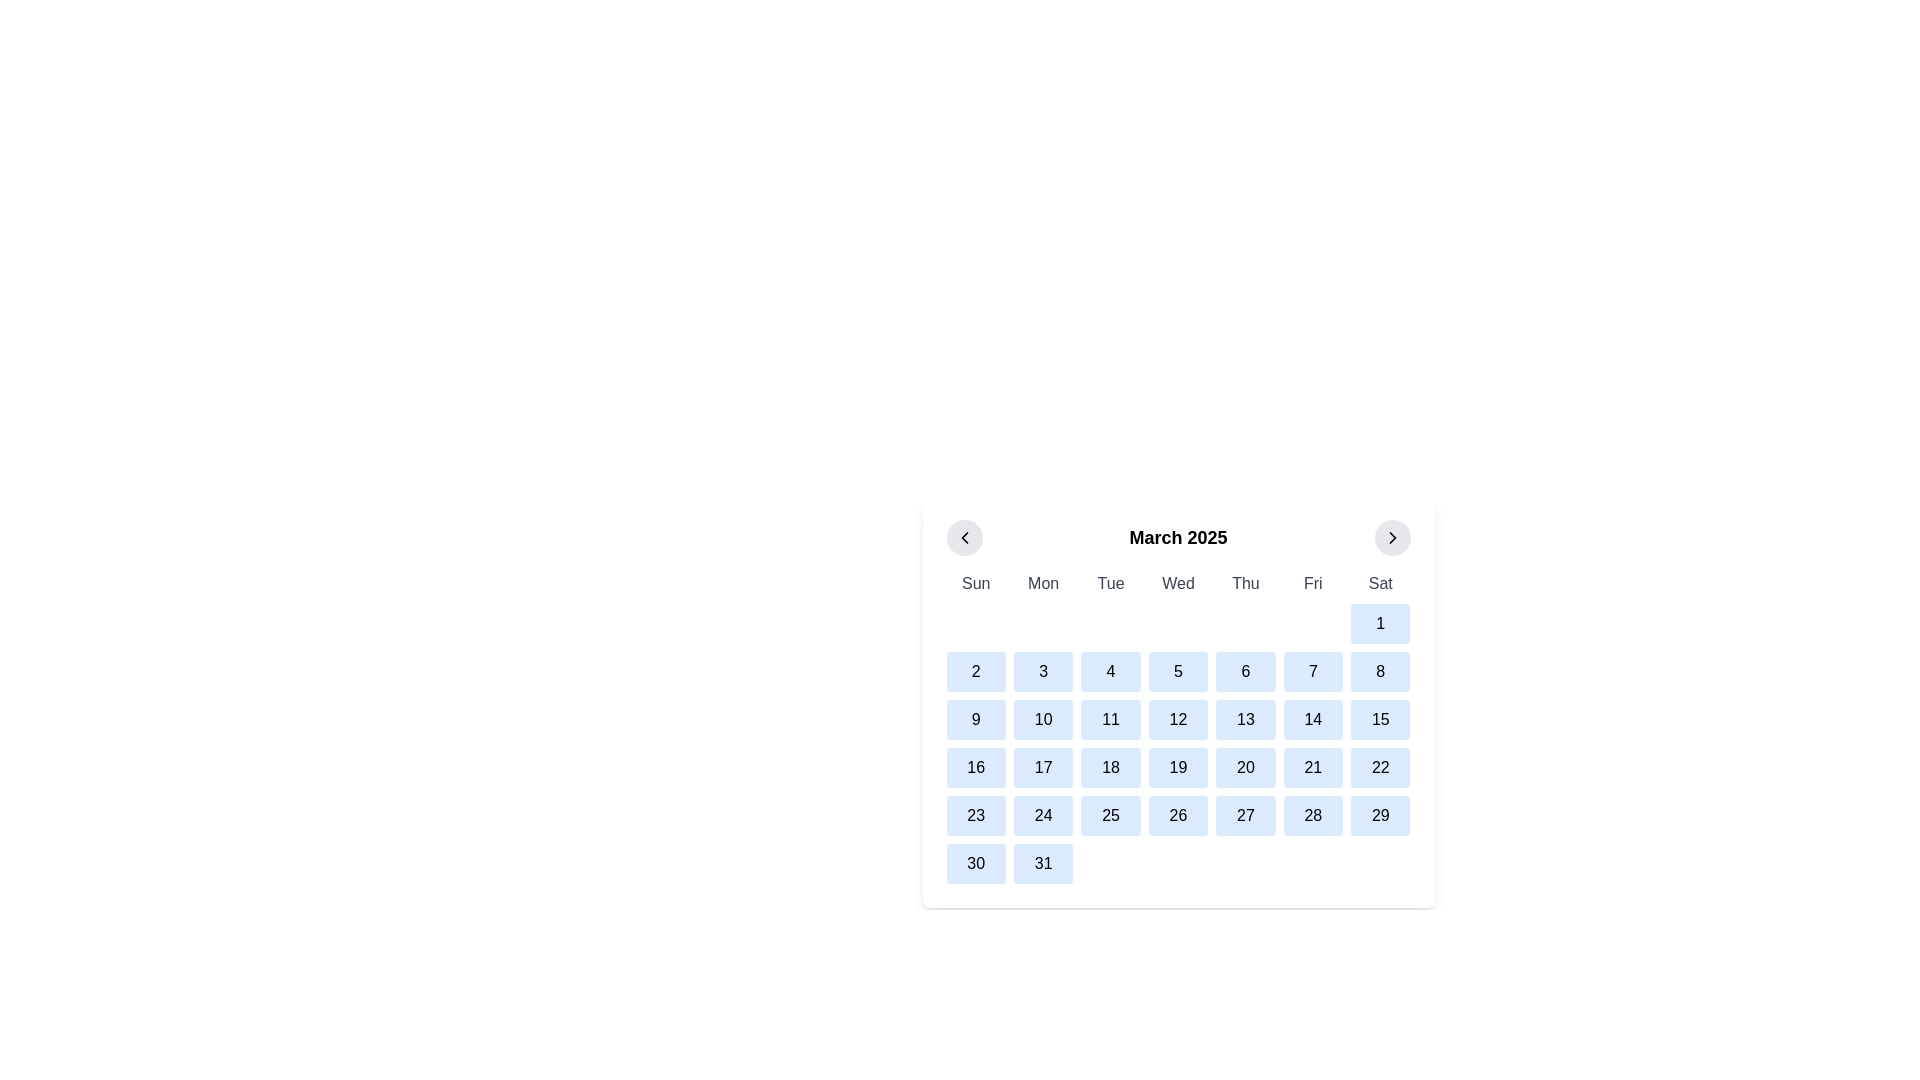 The height and width of the screenshot is (1080, 1920). I want to click on the right-facing chevron icon in the calendar header, so click(1391, 536).